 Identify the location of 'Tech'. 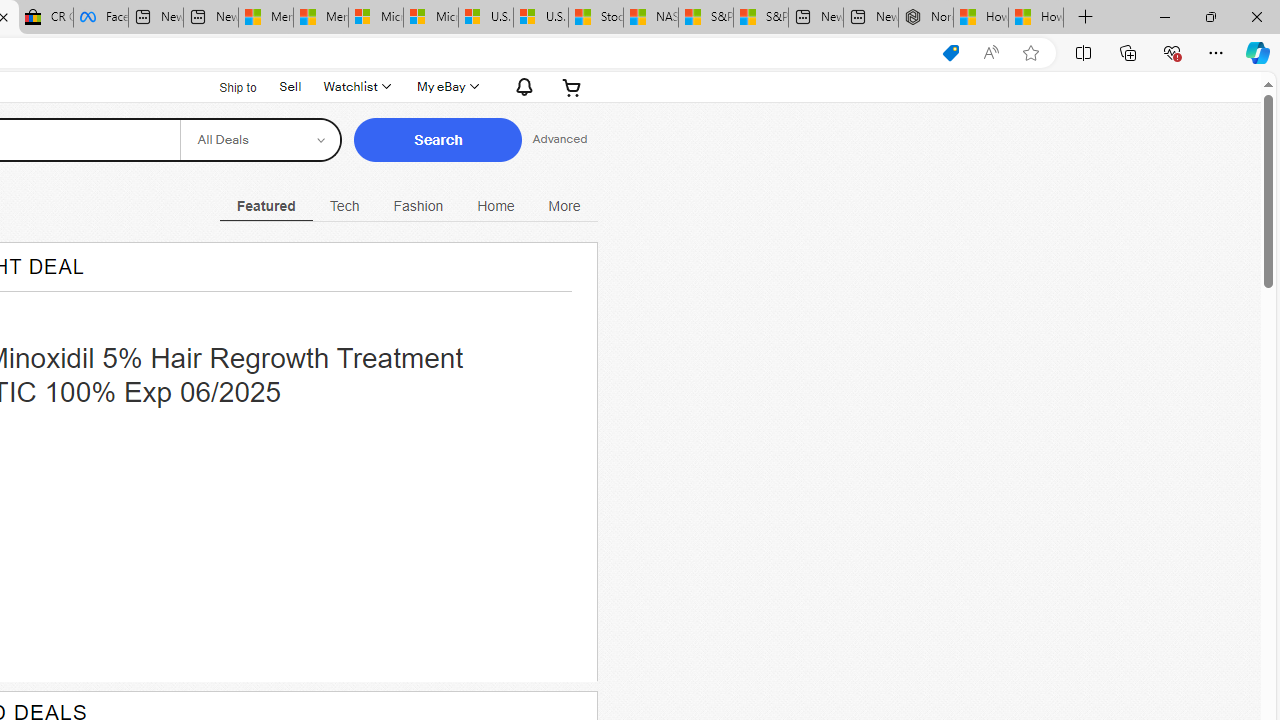
(344, 205).